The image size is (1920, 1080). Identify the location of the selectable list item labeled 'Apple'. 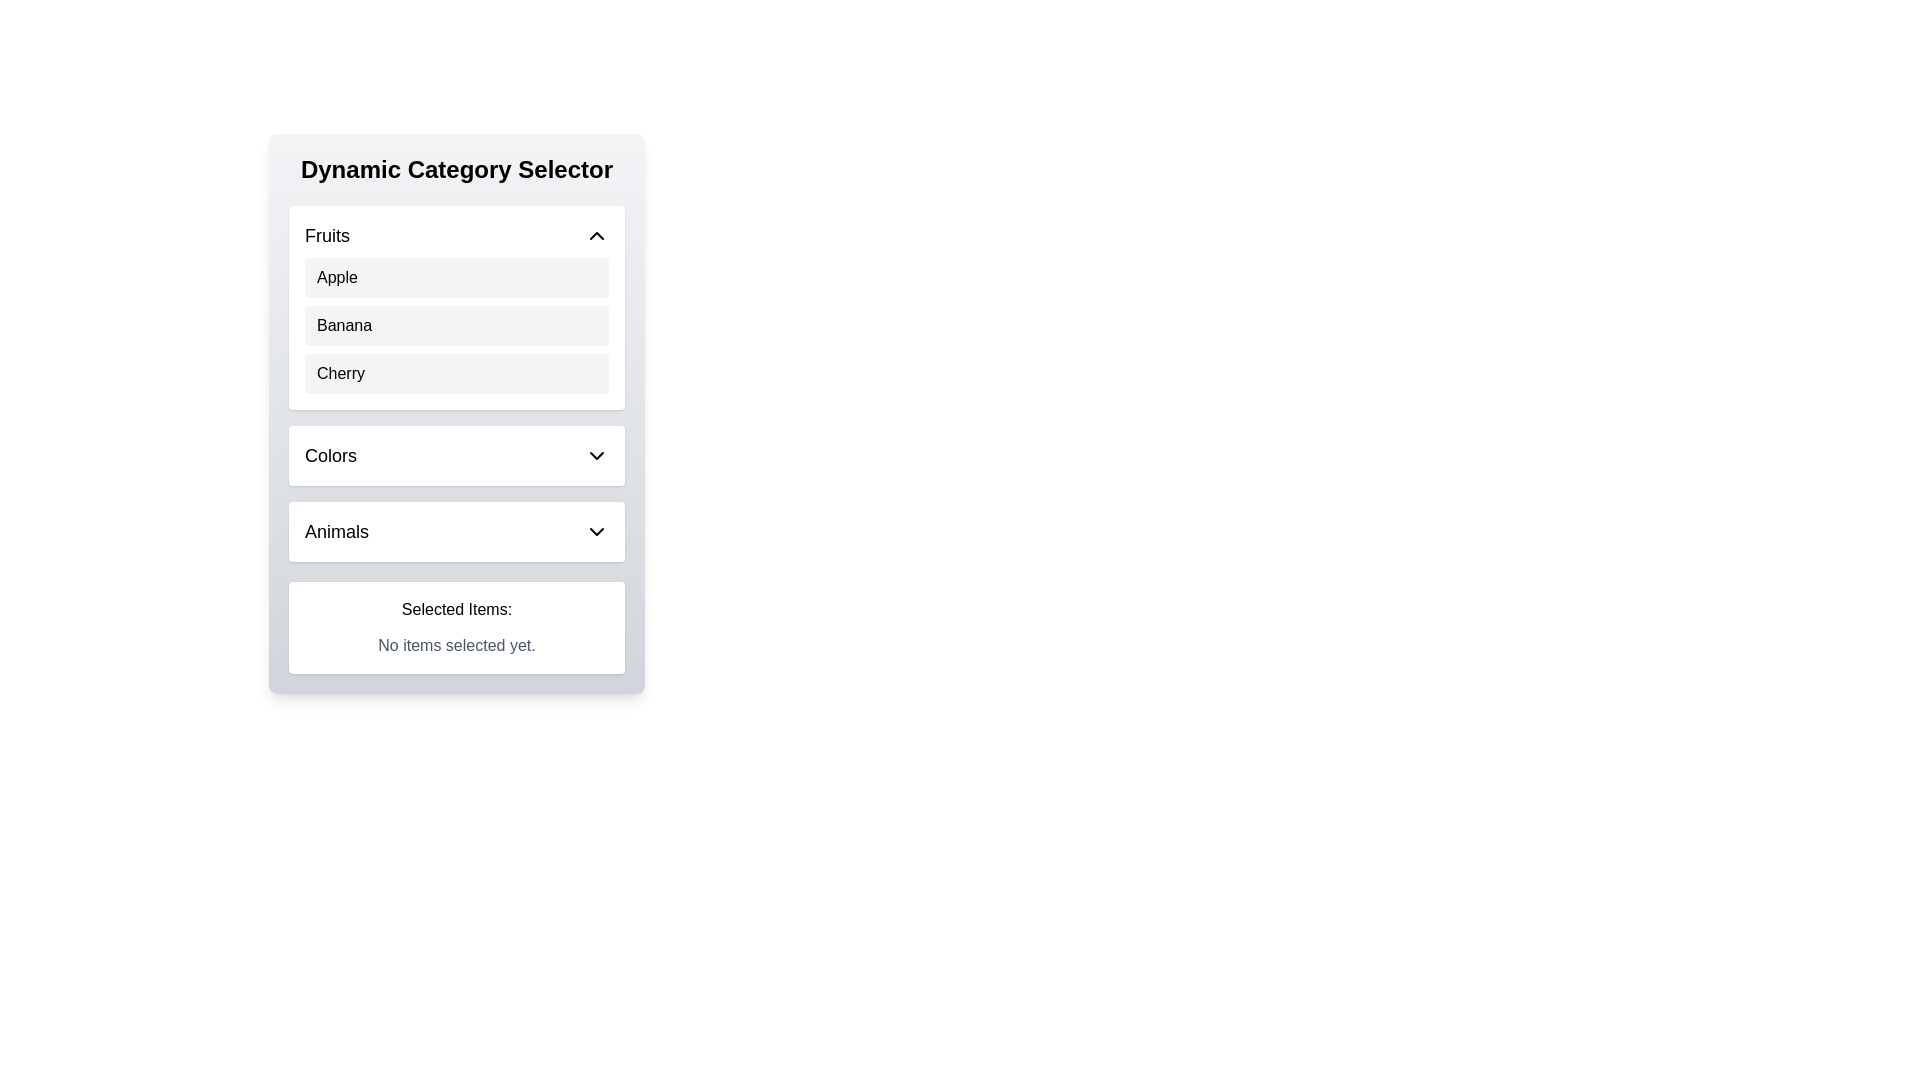
(455, 277).